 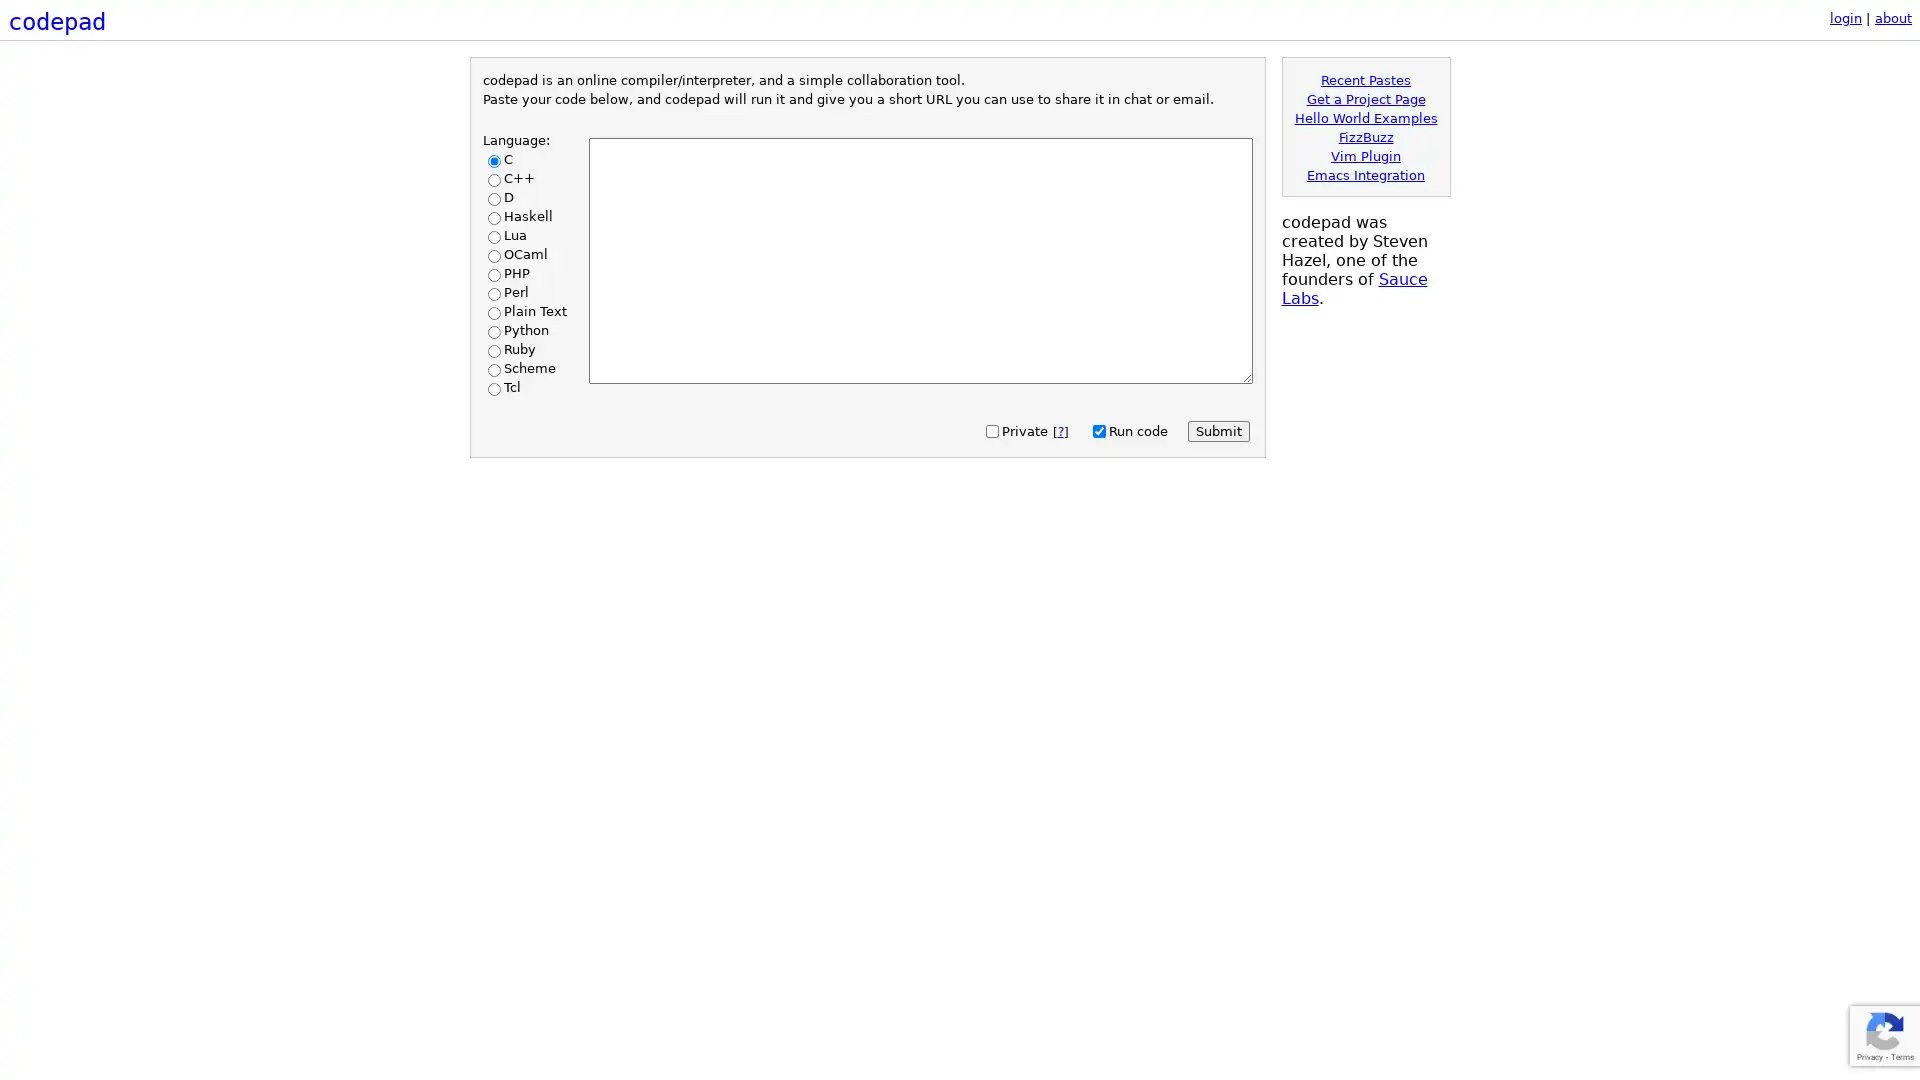 I want to click on Submit, so click(x=1217, y=430).